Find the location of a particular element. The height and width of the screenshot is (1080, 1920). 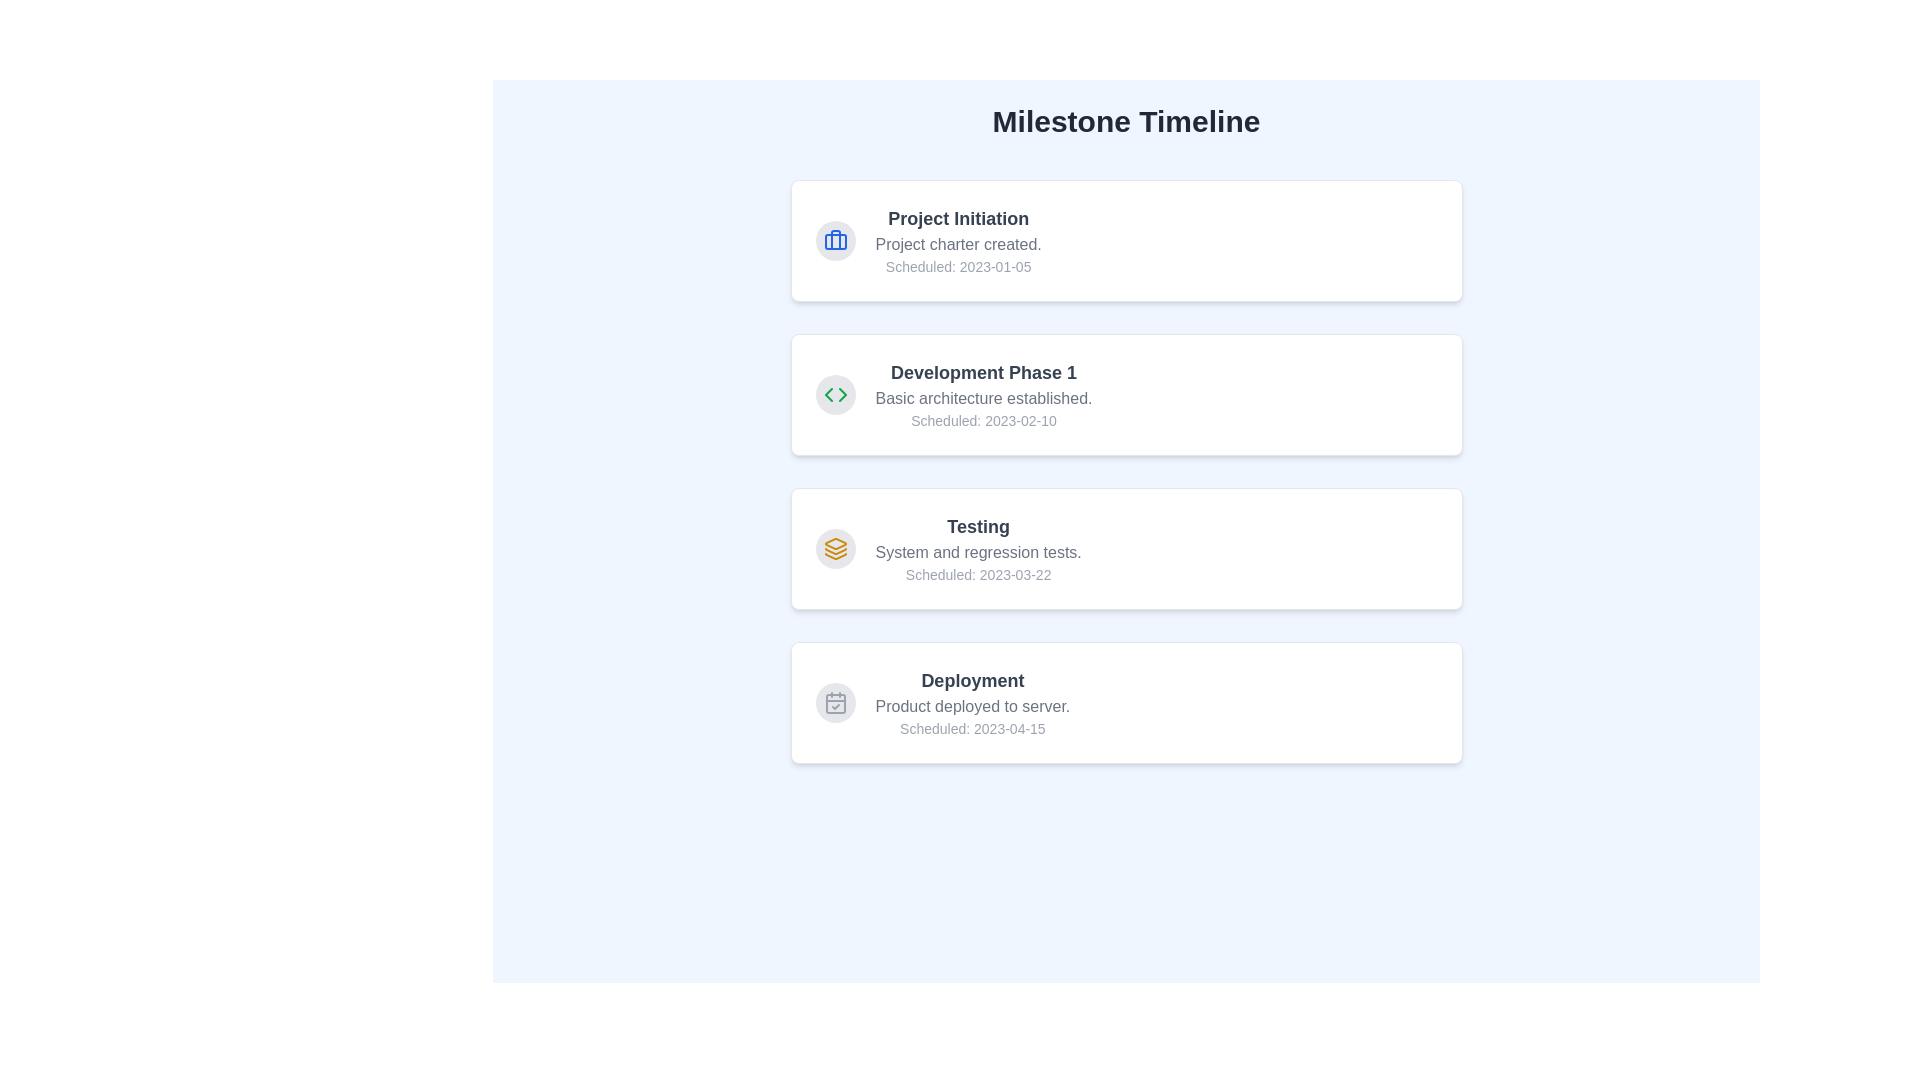

the second text label in the fourth milestone card that indicates the product has been deployed to the server is located at coordinates (972, 705).